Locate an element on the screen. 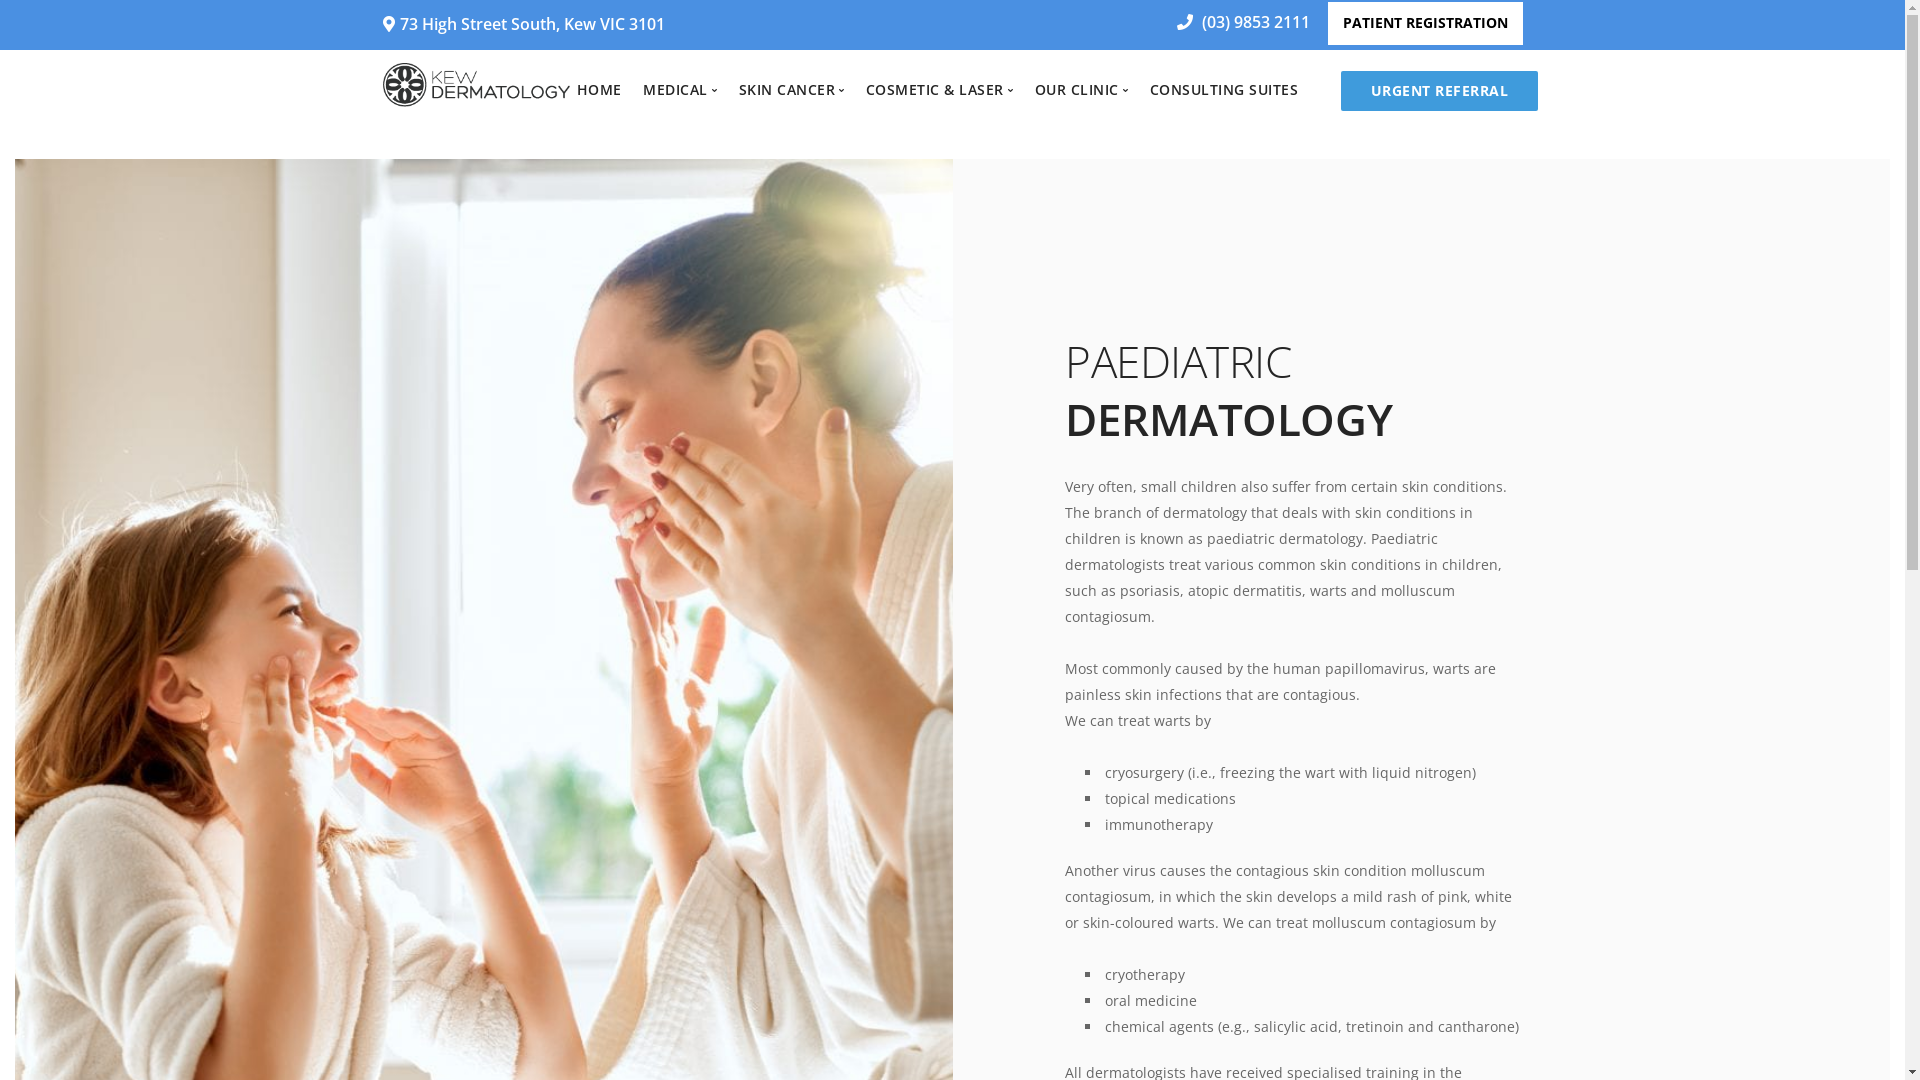 This screenshot has width=1920, height=1080. 'OUR CLINIC' is located at coordinates (1035, 88).